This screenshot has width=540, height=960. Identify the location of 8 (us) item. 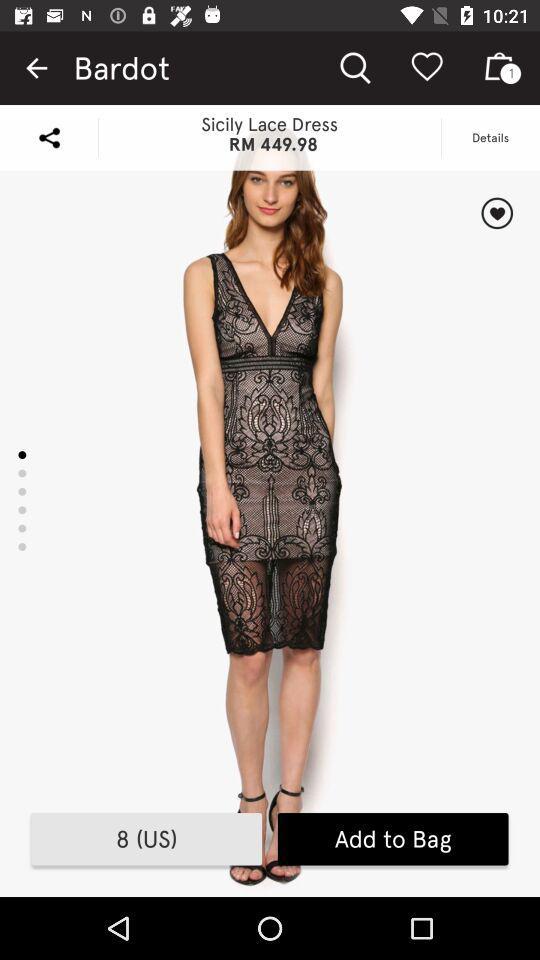
(145, 839).